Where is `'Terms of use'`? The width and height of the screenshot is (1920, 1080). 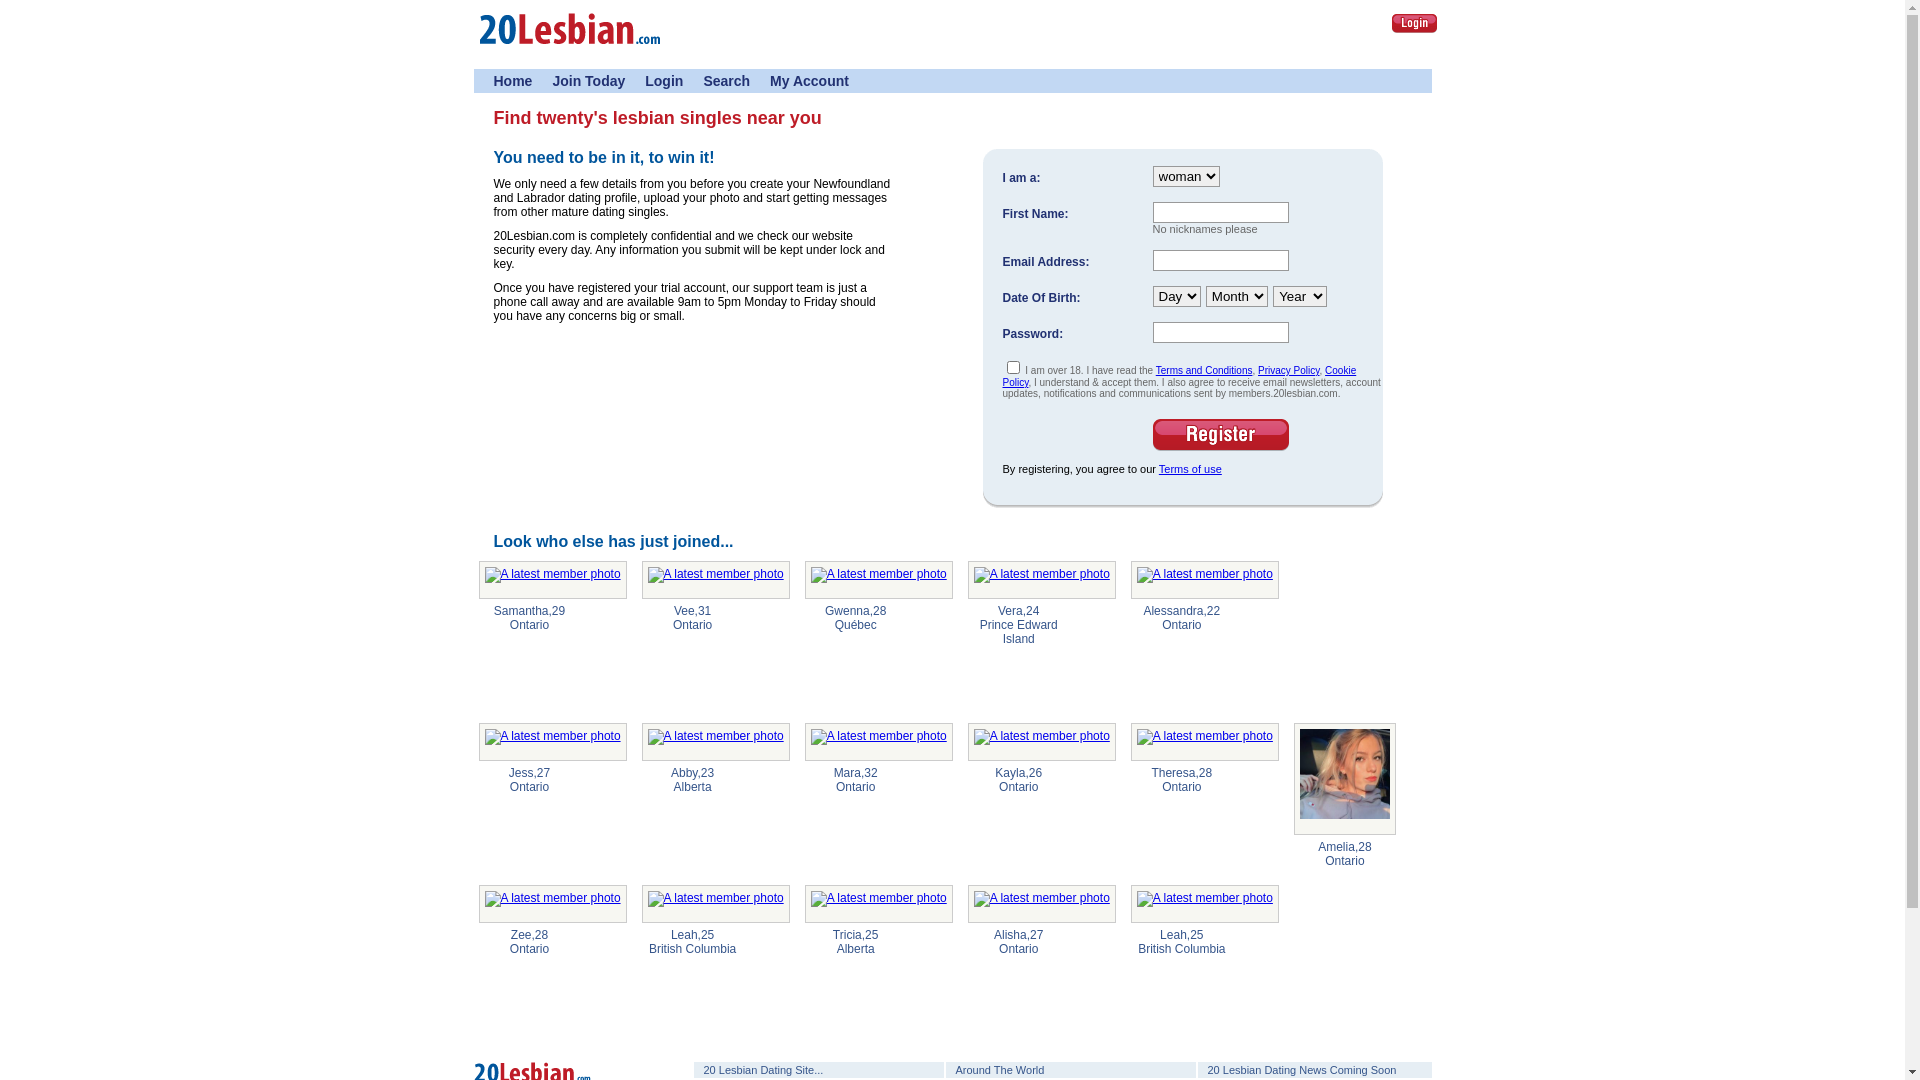 'Terms of use' is located at coordinates (1190, 469).